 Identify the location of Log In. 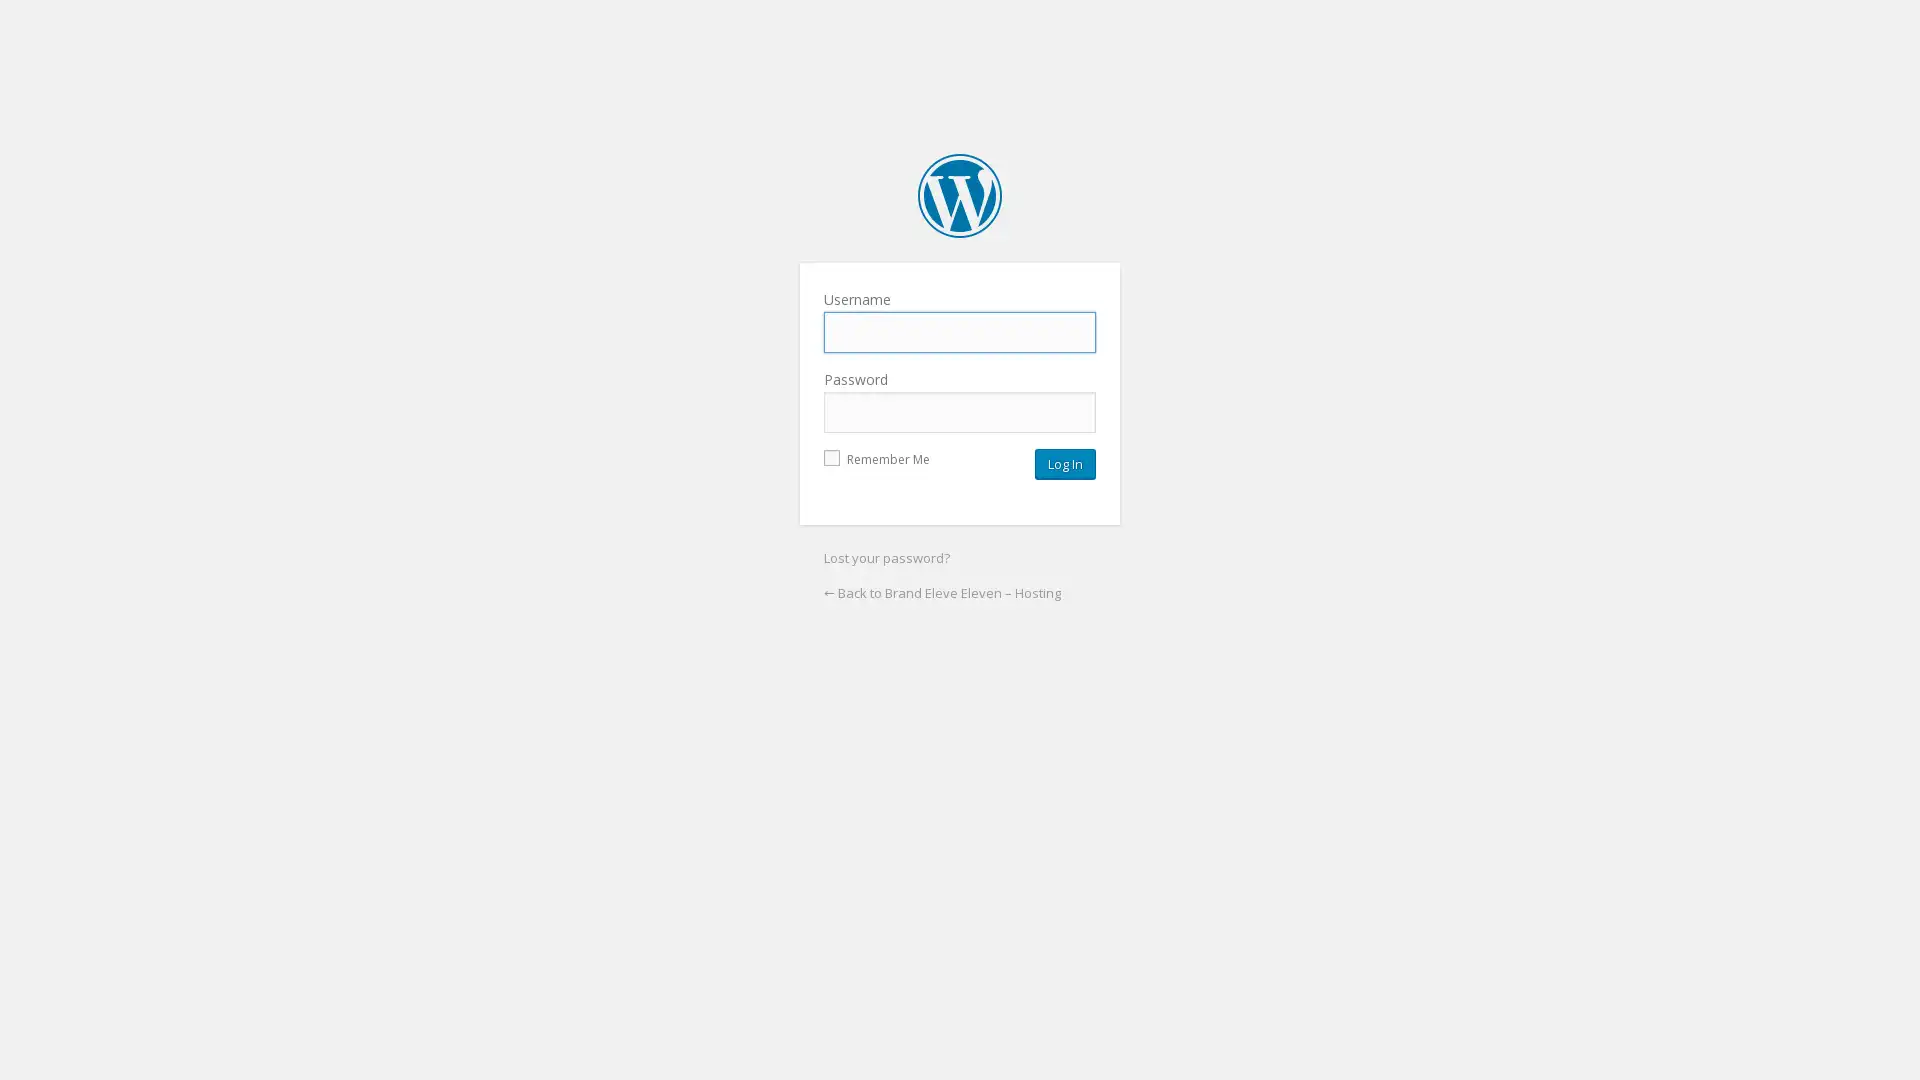
(1064, 462).